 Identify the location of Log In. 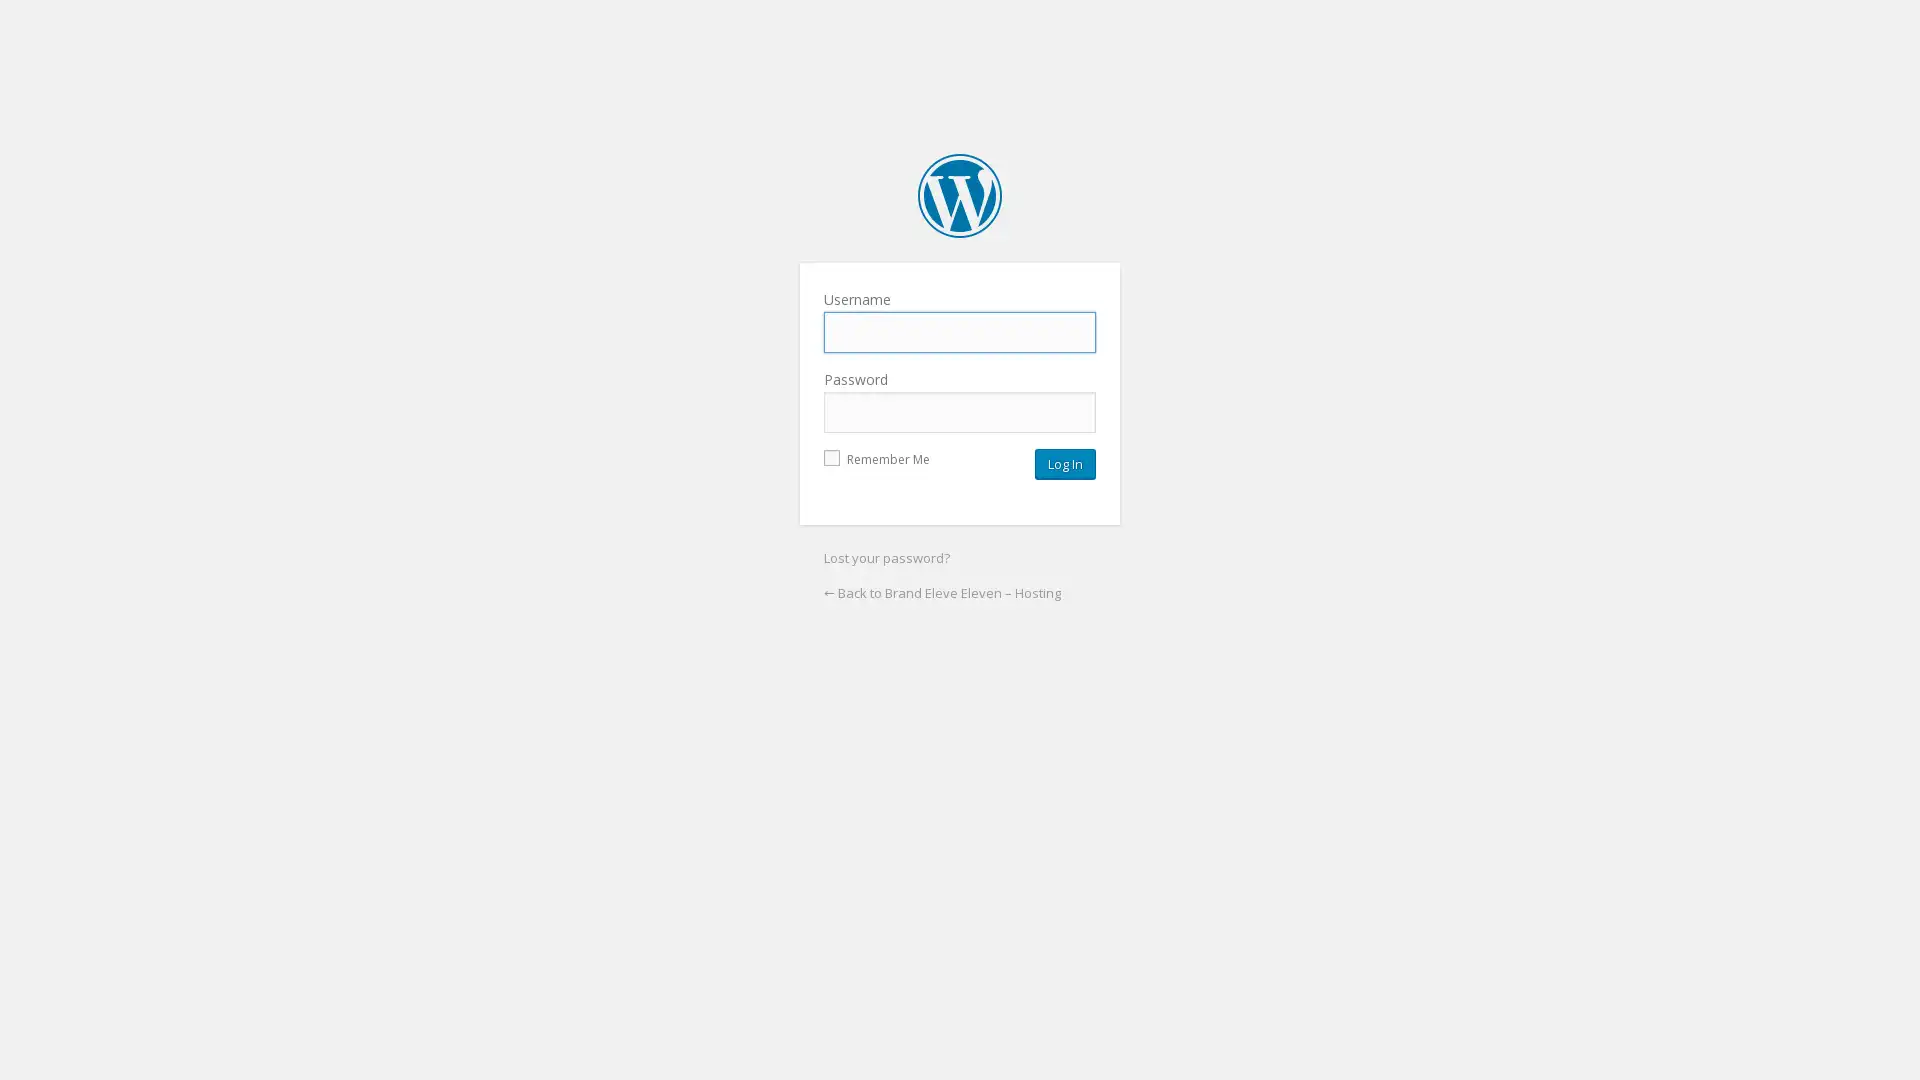
(1064, 462).